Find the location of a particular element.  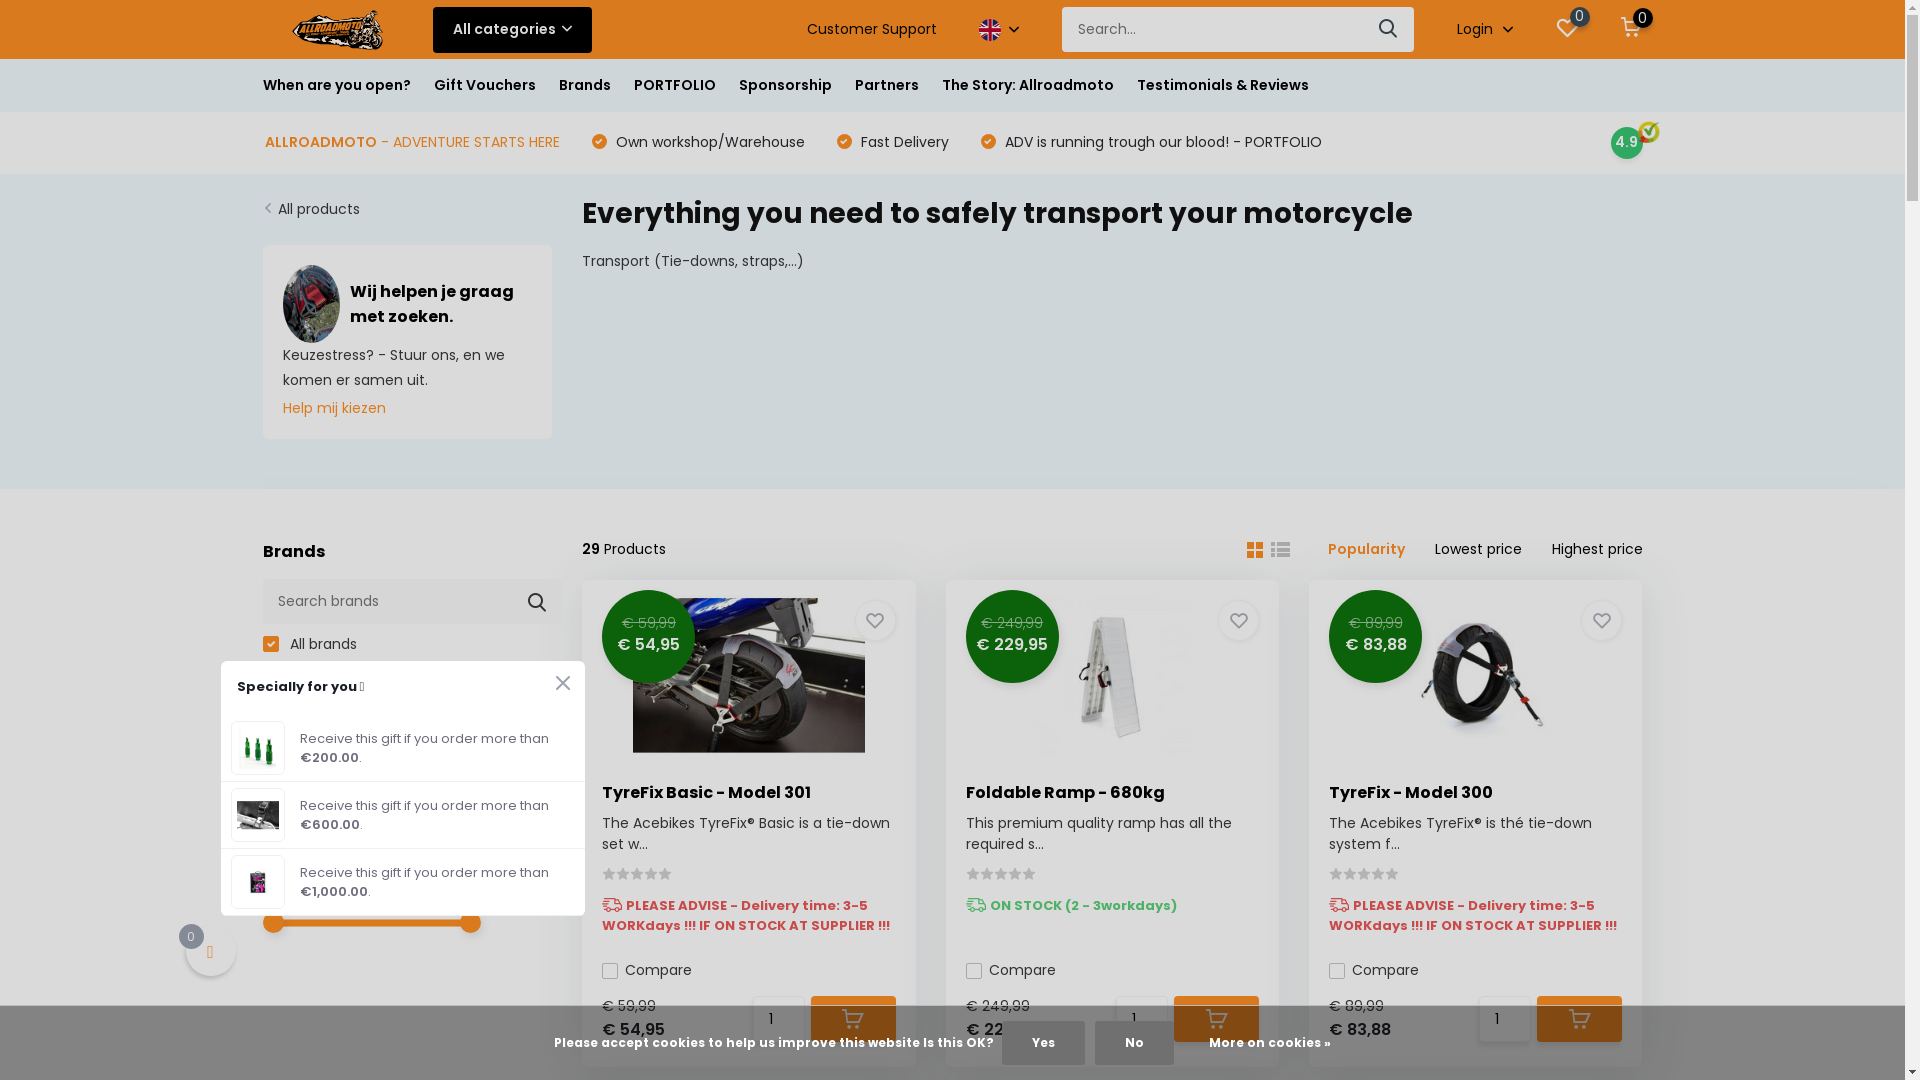

'TyreFix Basic - Model 301' is located at coordinates (706, 791).